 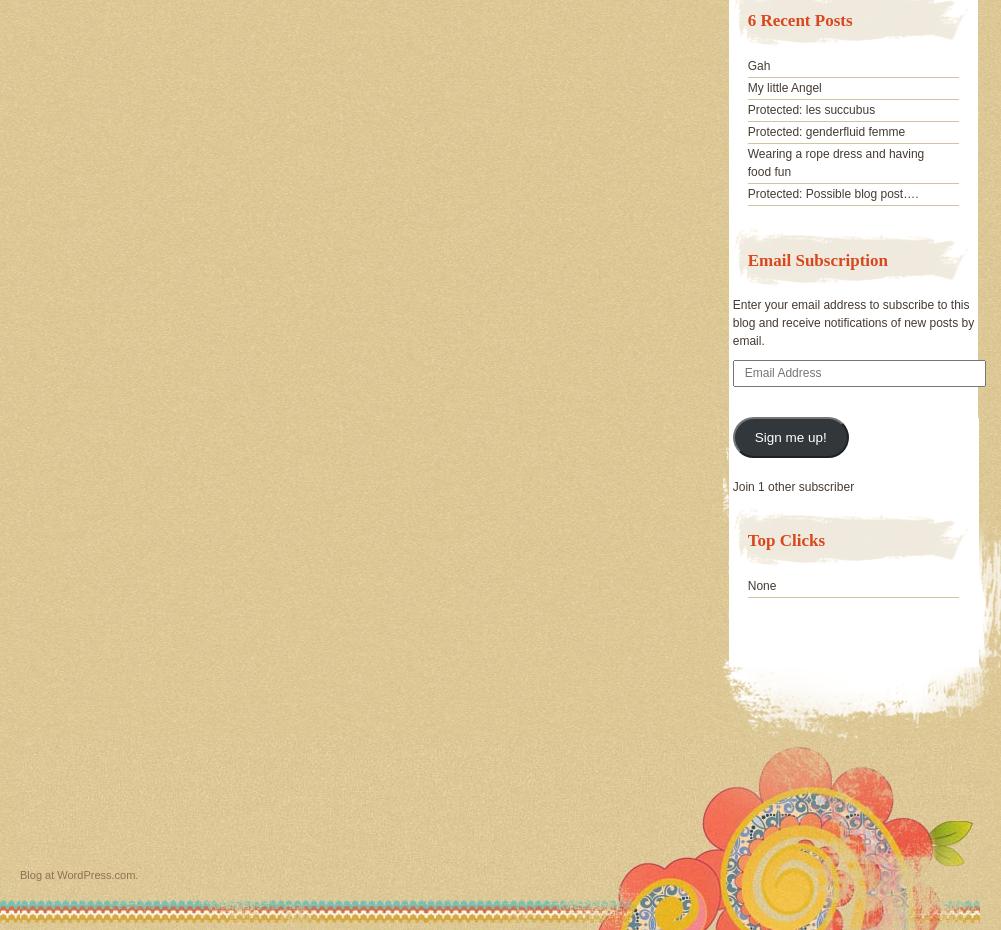 What do you see at coordinates (761, 584) in the screenshot?
I see `'None'` at bounding box center [761, 584].